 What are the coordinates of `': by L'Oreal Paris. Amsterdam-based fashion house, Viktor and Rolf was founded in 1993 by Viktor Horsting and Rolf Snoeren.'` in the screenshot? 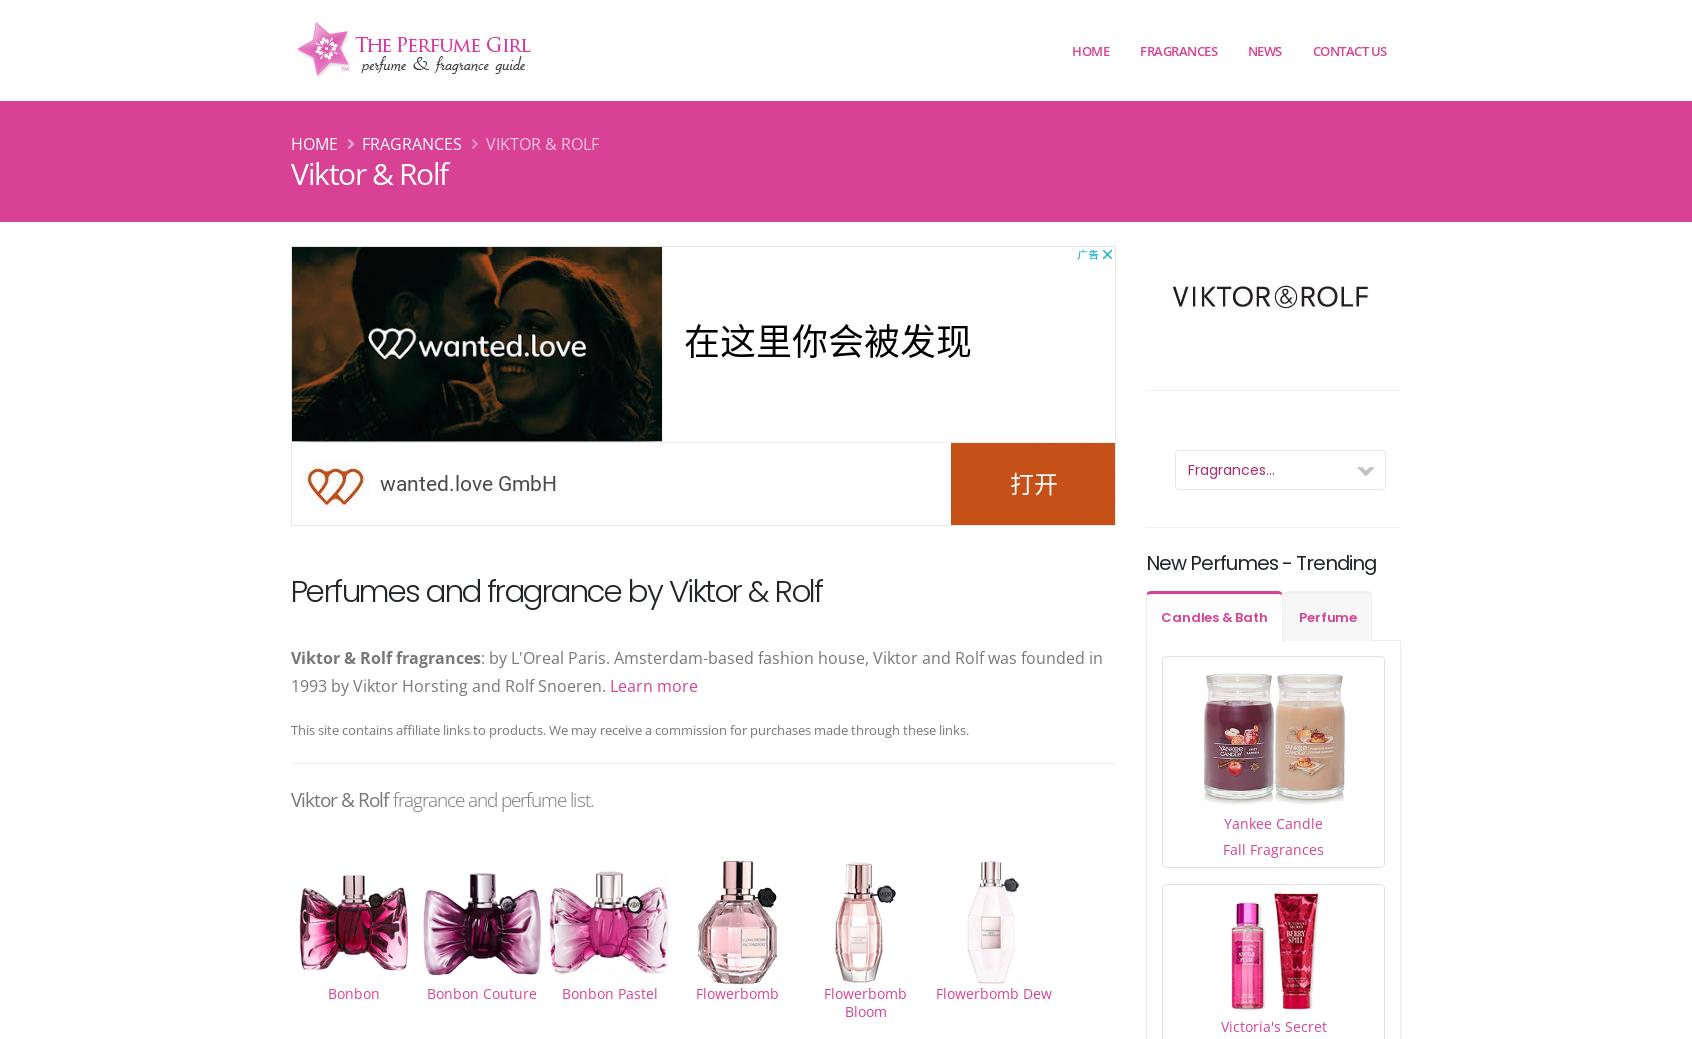 It's located at (290, 671).